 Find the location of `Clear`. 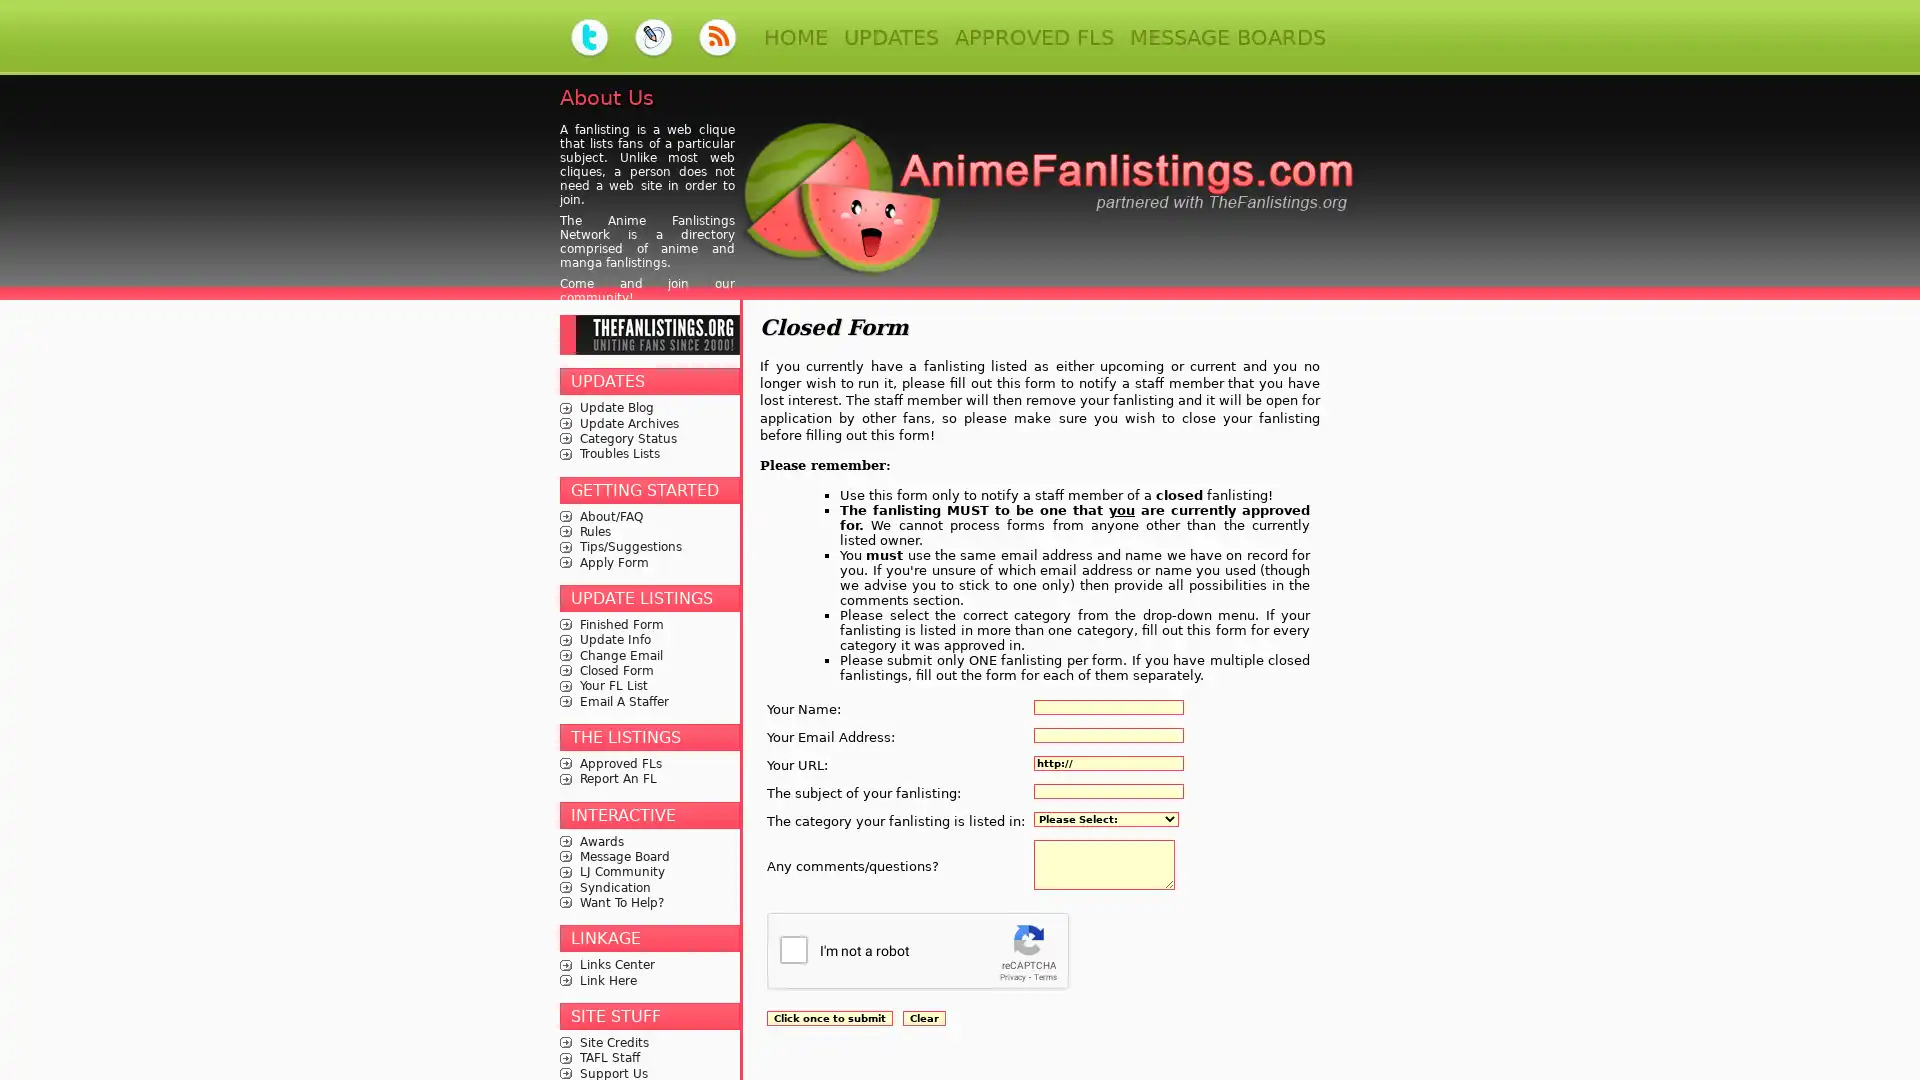

Clear is located at coordinates (923, 1017).